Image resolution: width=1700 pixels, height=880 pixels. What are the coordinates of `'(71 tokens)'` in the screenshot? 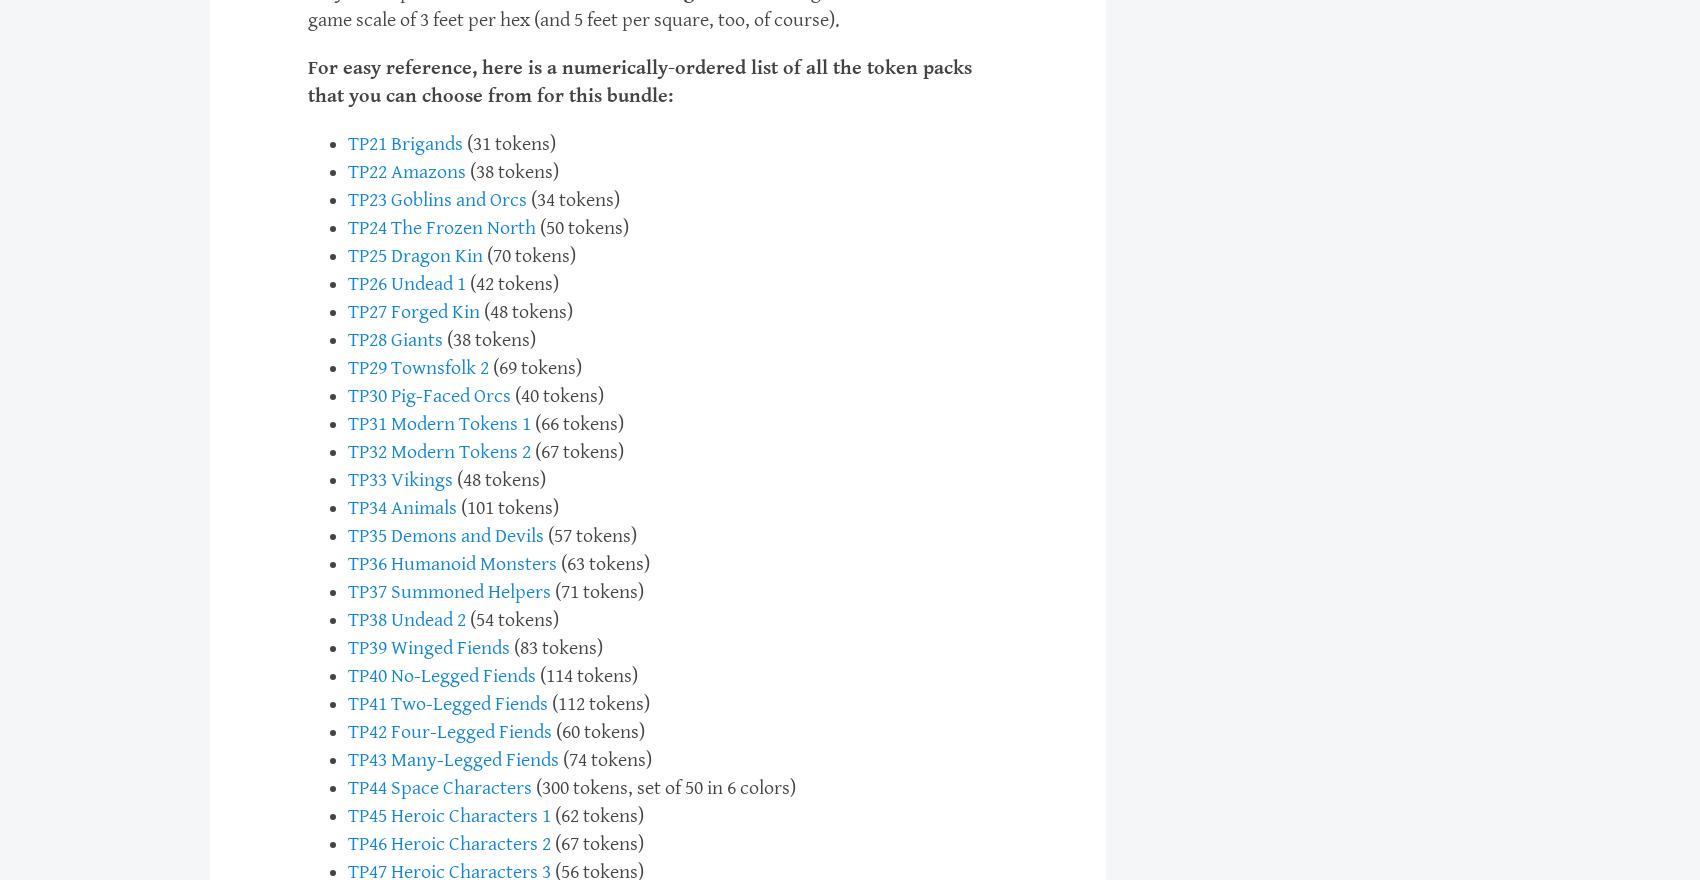 It's located at (596, 591).